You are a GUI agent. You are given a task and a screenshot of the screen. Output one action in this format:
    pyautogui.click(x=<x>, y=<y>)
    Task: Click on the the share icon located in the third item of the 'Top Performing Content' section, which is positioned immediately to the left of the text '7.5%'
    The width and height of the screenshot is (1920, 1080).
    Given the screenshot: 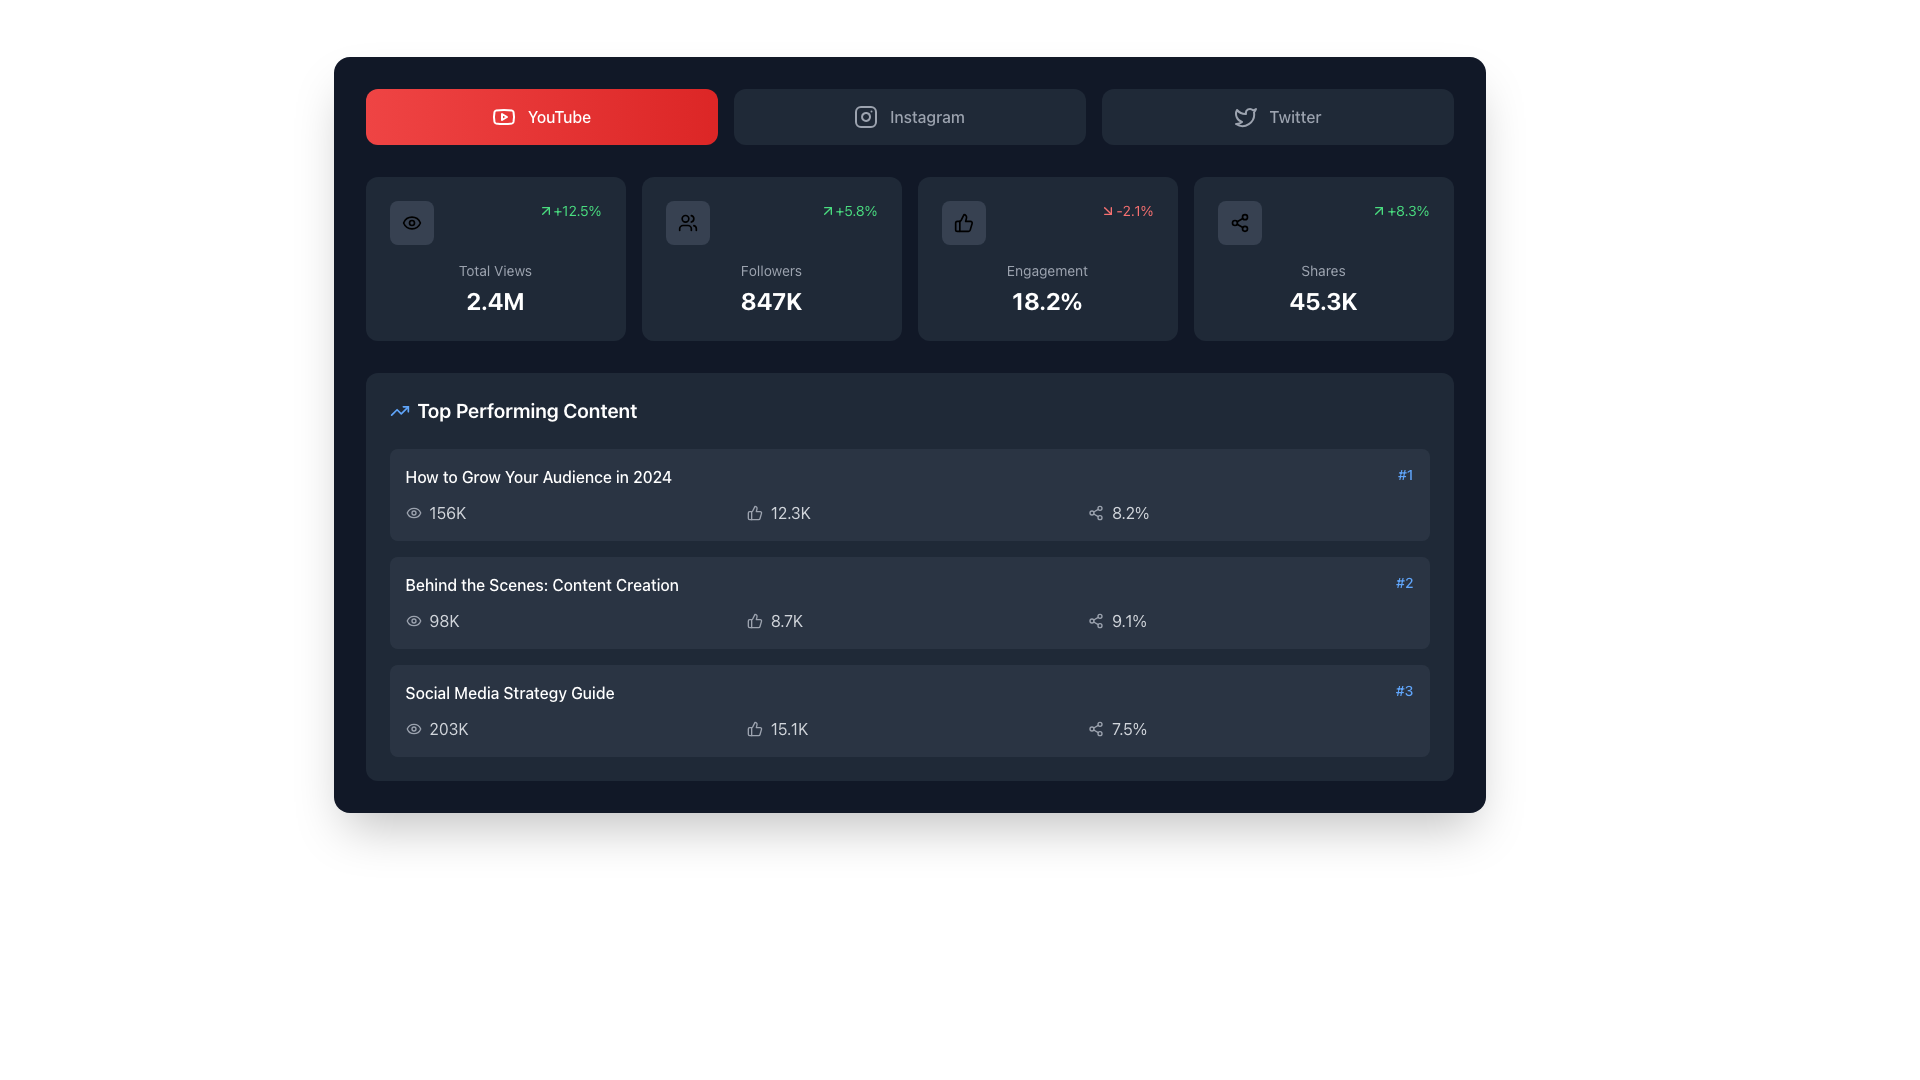 What is the action you would take?
    pyautogui.click(x=1095, y=729)
    